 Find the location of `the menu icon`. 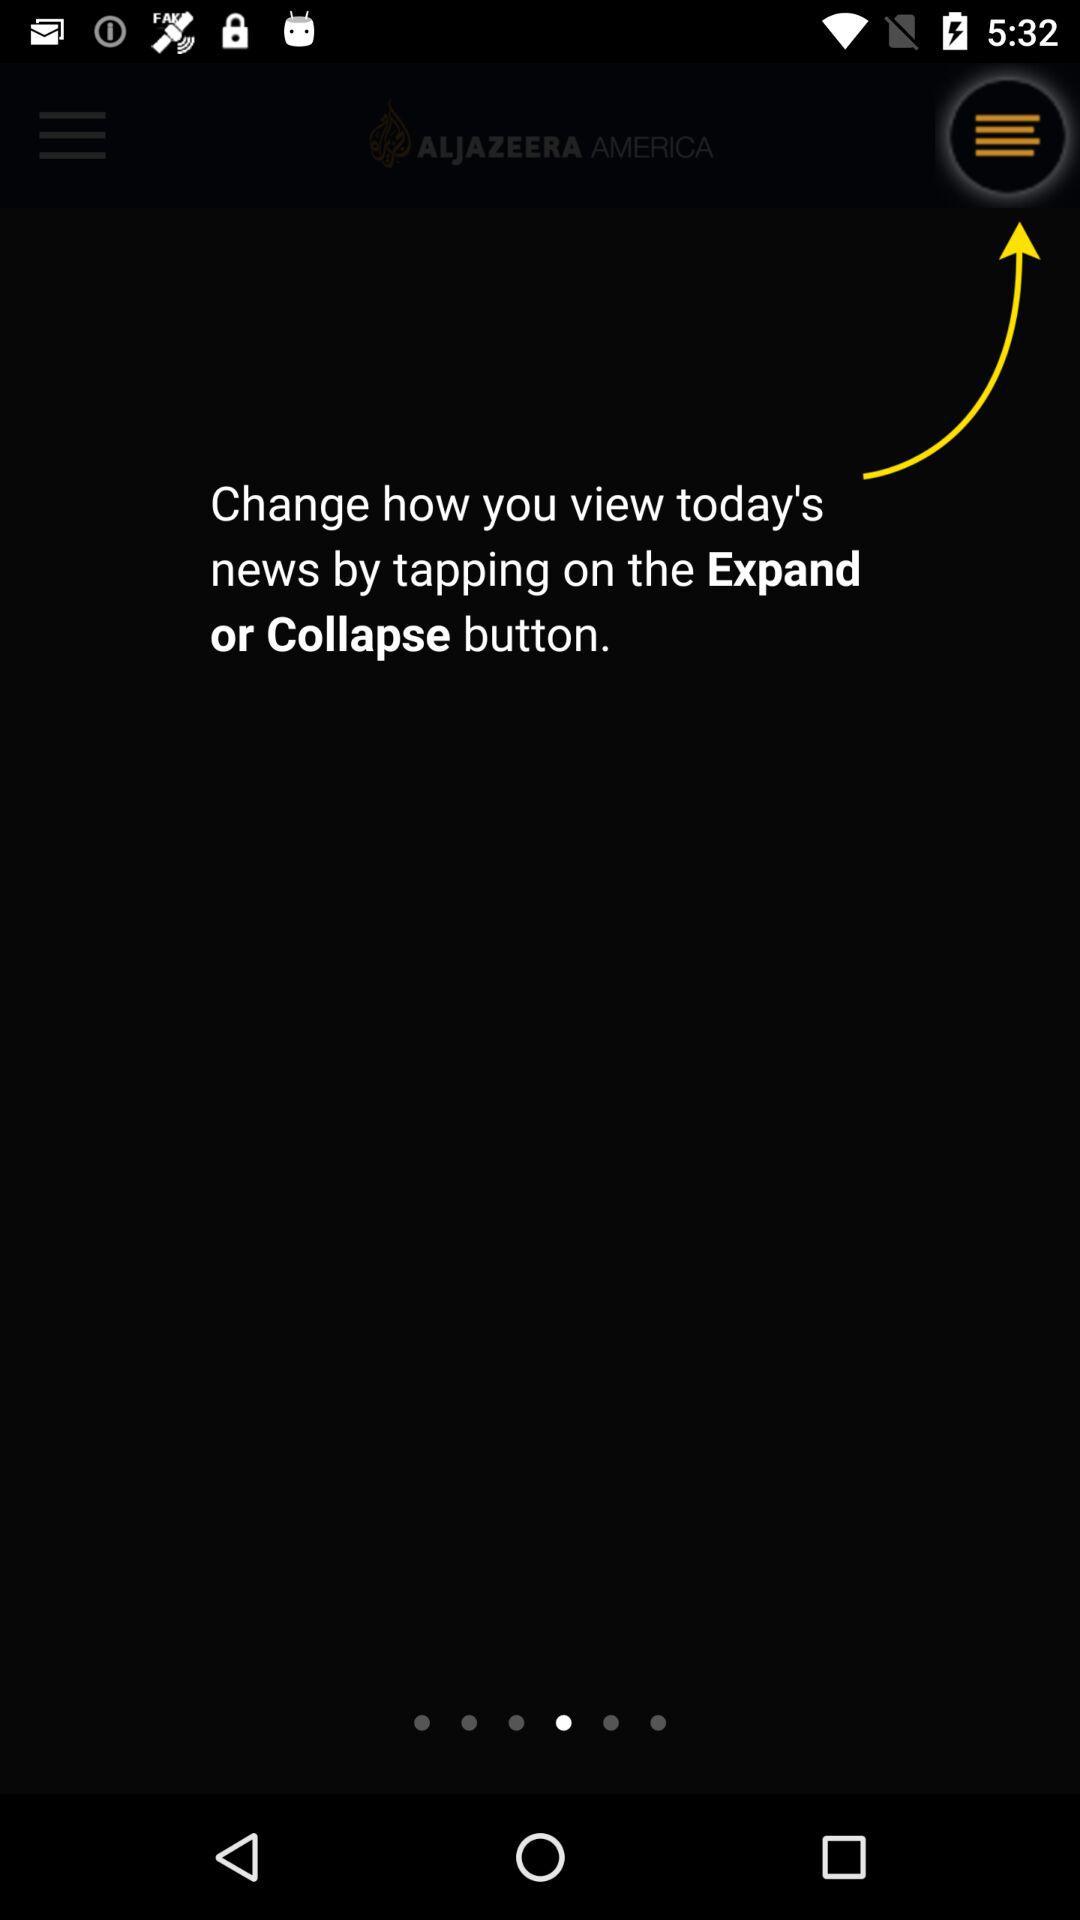

the menu icon is located at coordinates (1007, 134).